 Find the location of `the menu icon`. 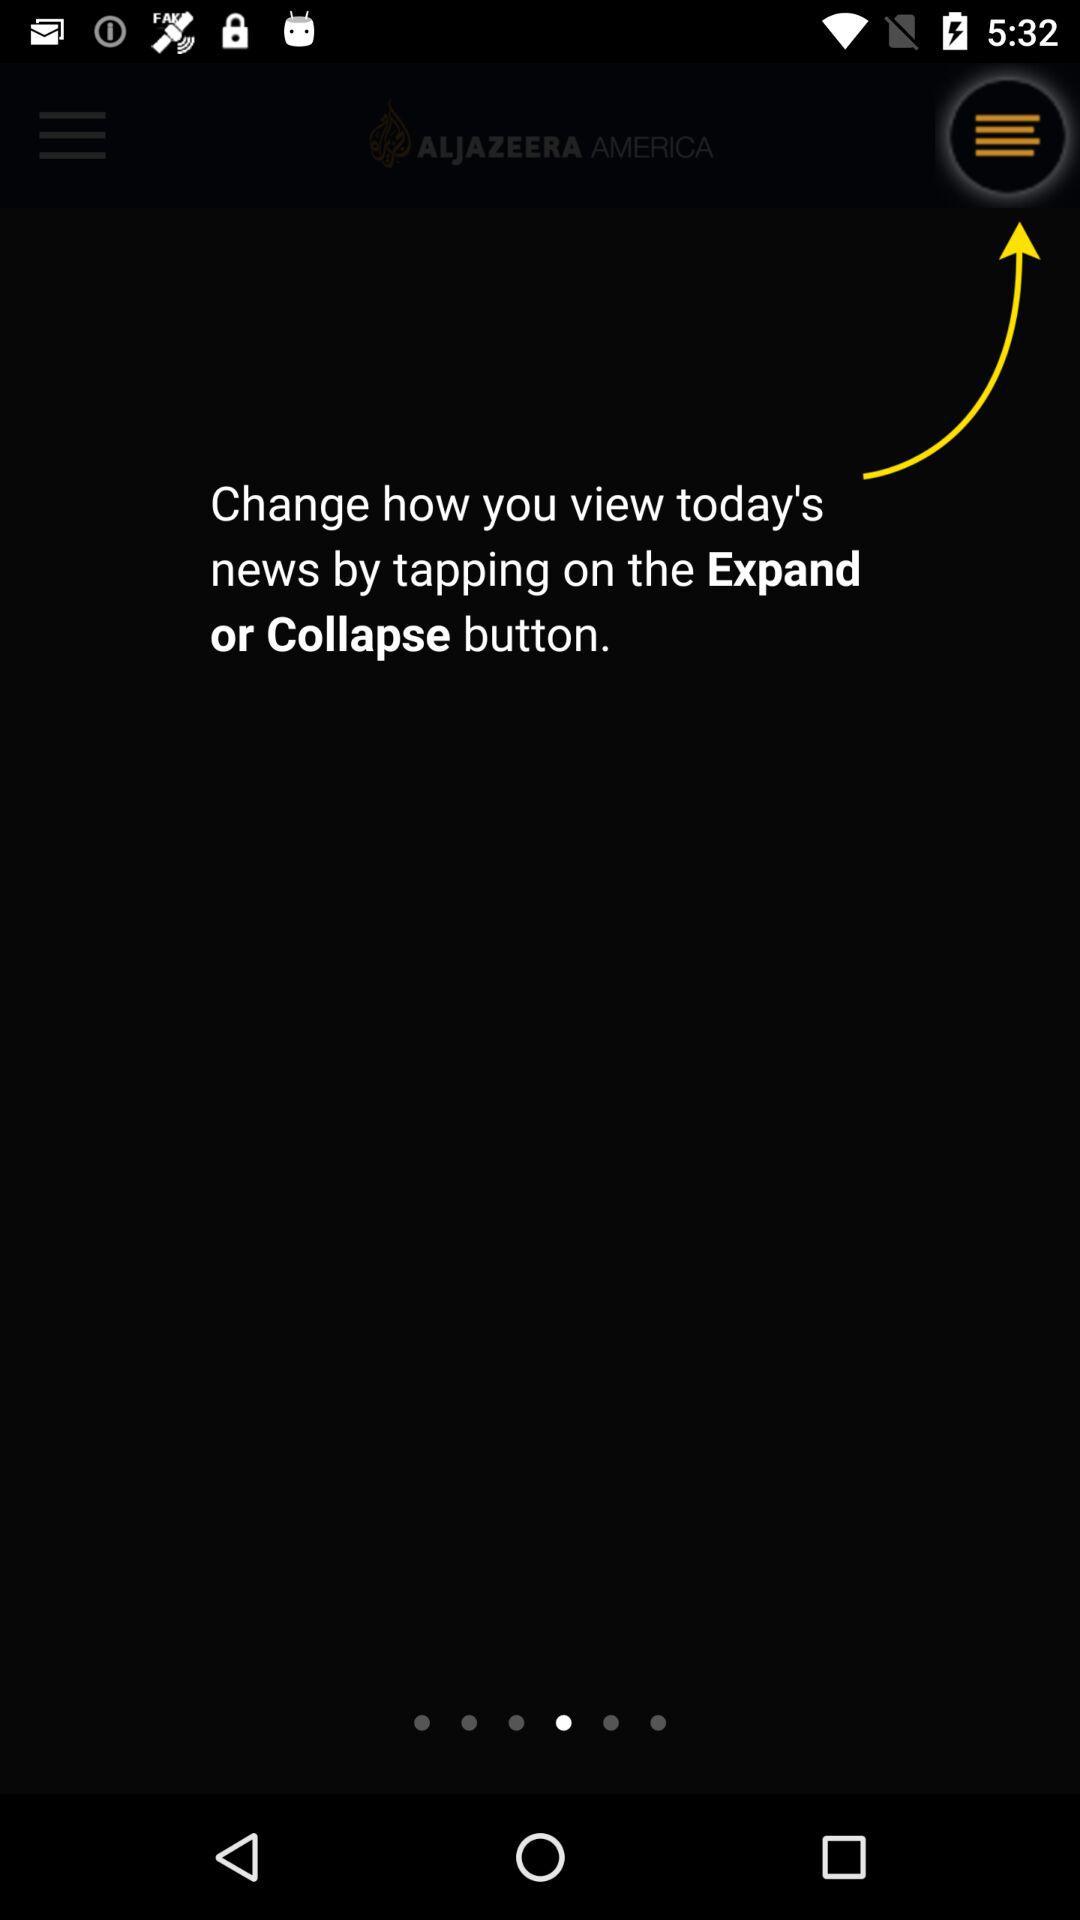

the menu icon is located at coordinates (1007, 134).